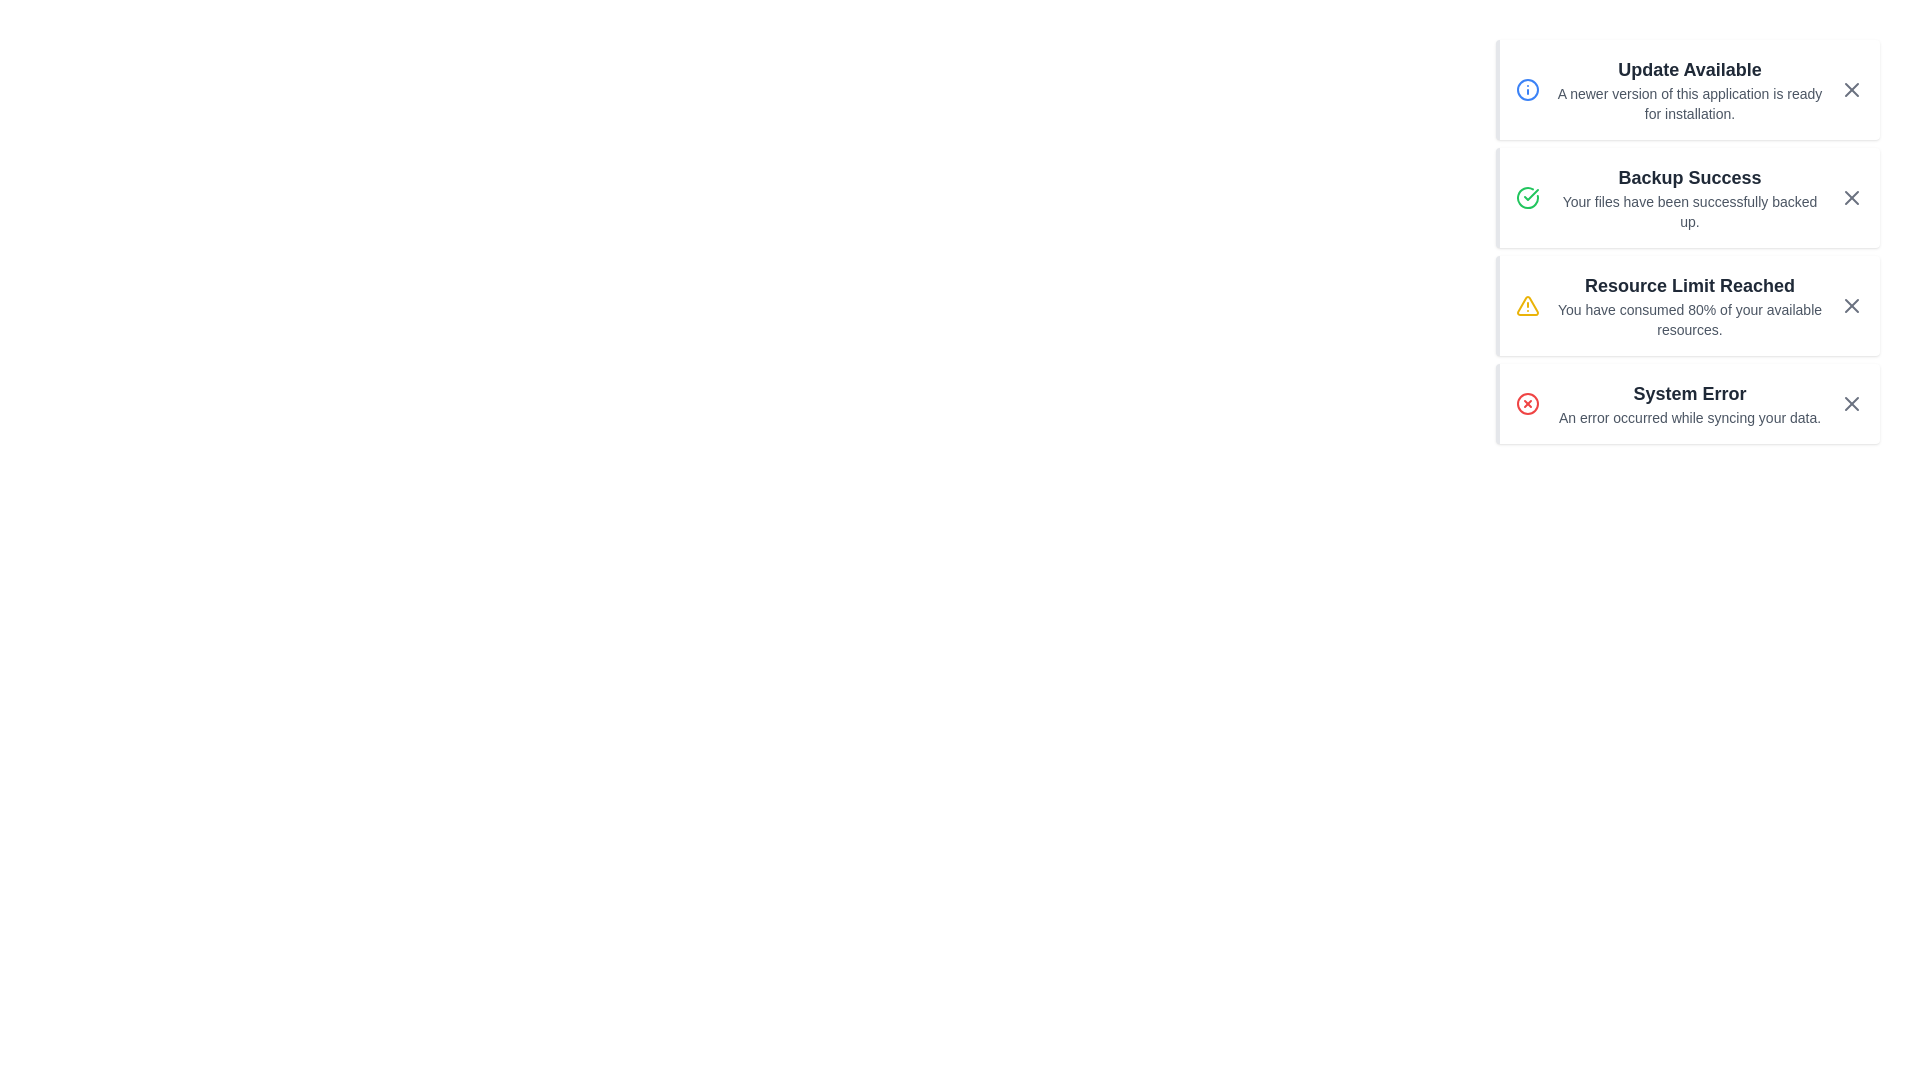 This screenshot has width=1920, height=1080. I want to click on the triangular warning icon with a yellow fill and a bold black border, located in the left section of the 'Resource Limit Reached' notification, so click(1526, 305).